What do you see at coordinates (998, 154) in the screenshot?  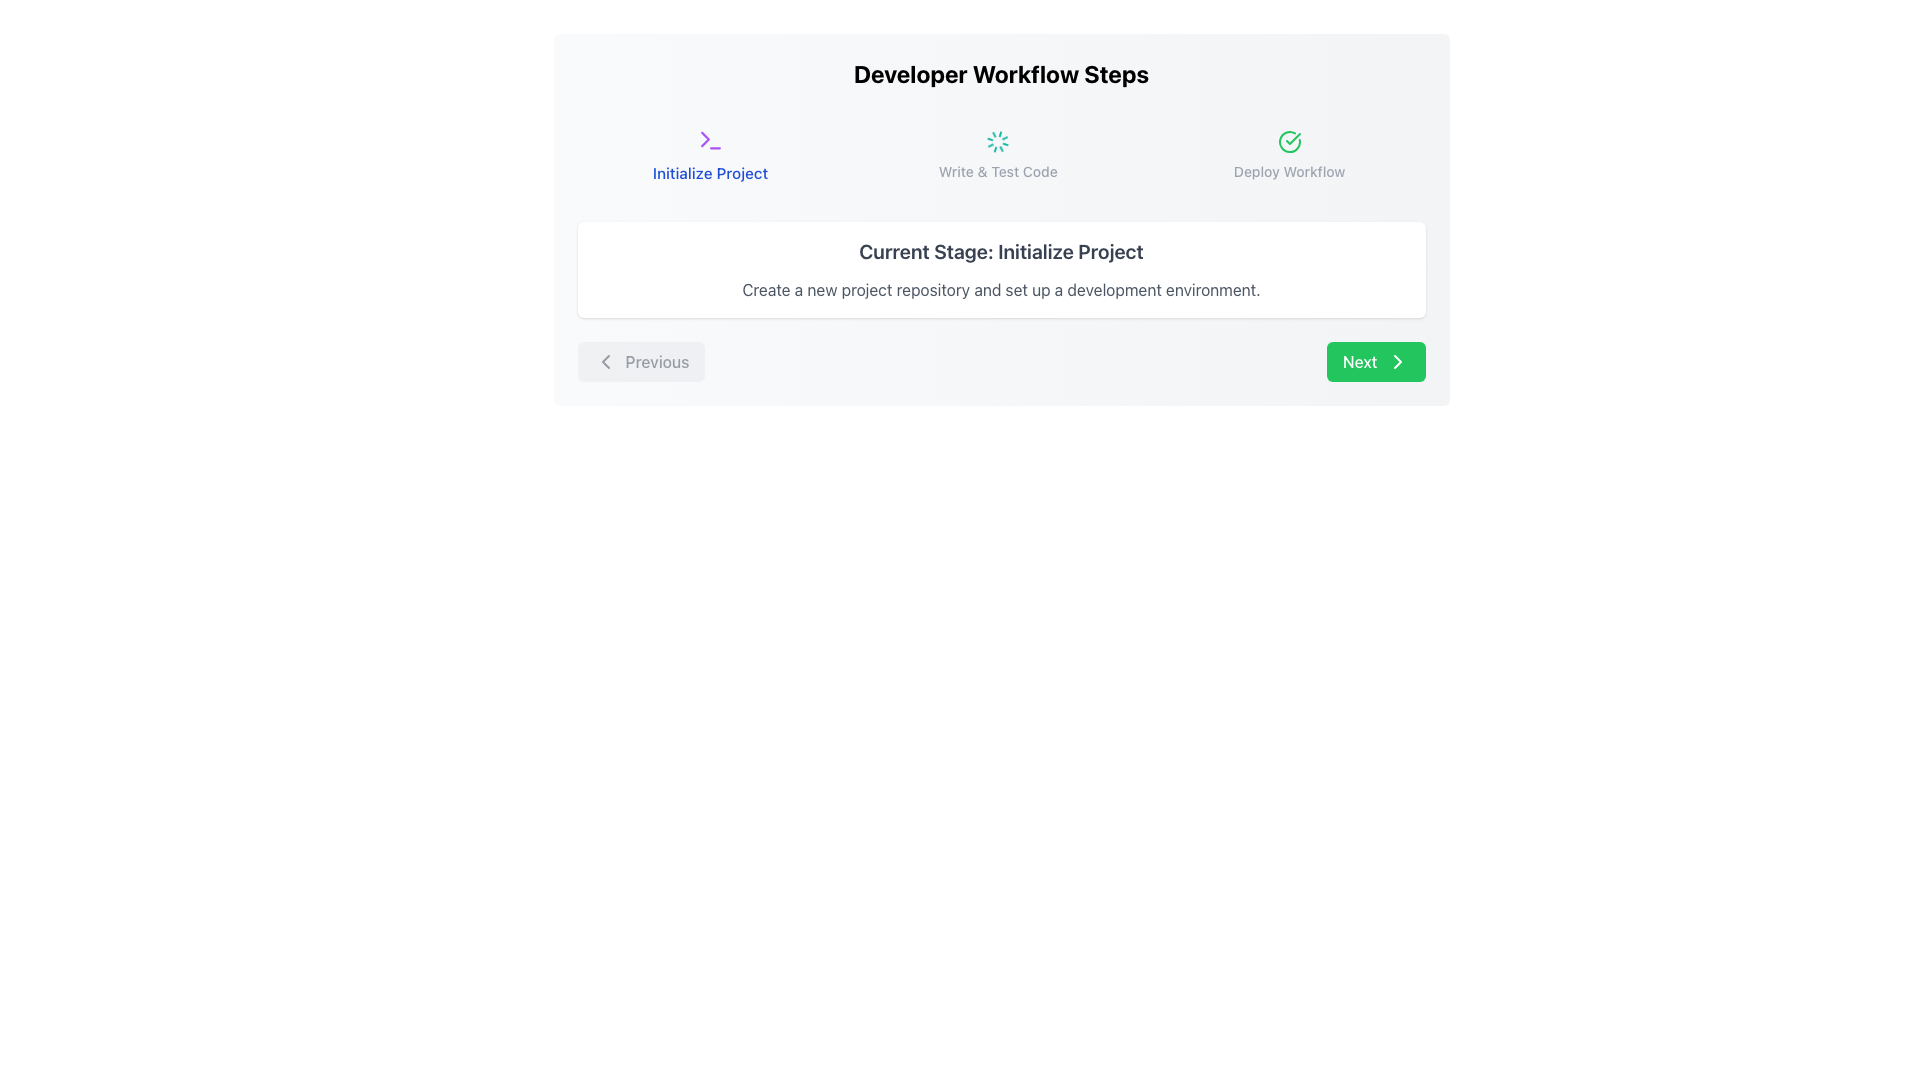 I see `the 'Write & Test Code' step display element which includes a spinner component and a label, indicating that this step is currently in progress or loading` at bounding box center [998, 154].